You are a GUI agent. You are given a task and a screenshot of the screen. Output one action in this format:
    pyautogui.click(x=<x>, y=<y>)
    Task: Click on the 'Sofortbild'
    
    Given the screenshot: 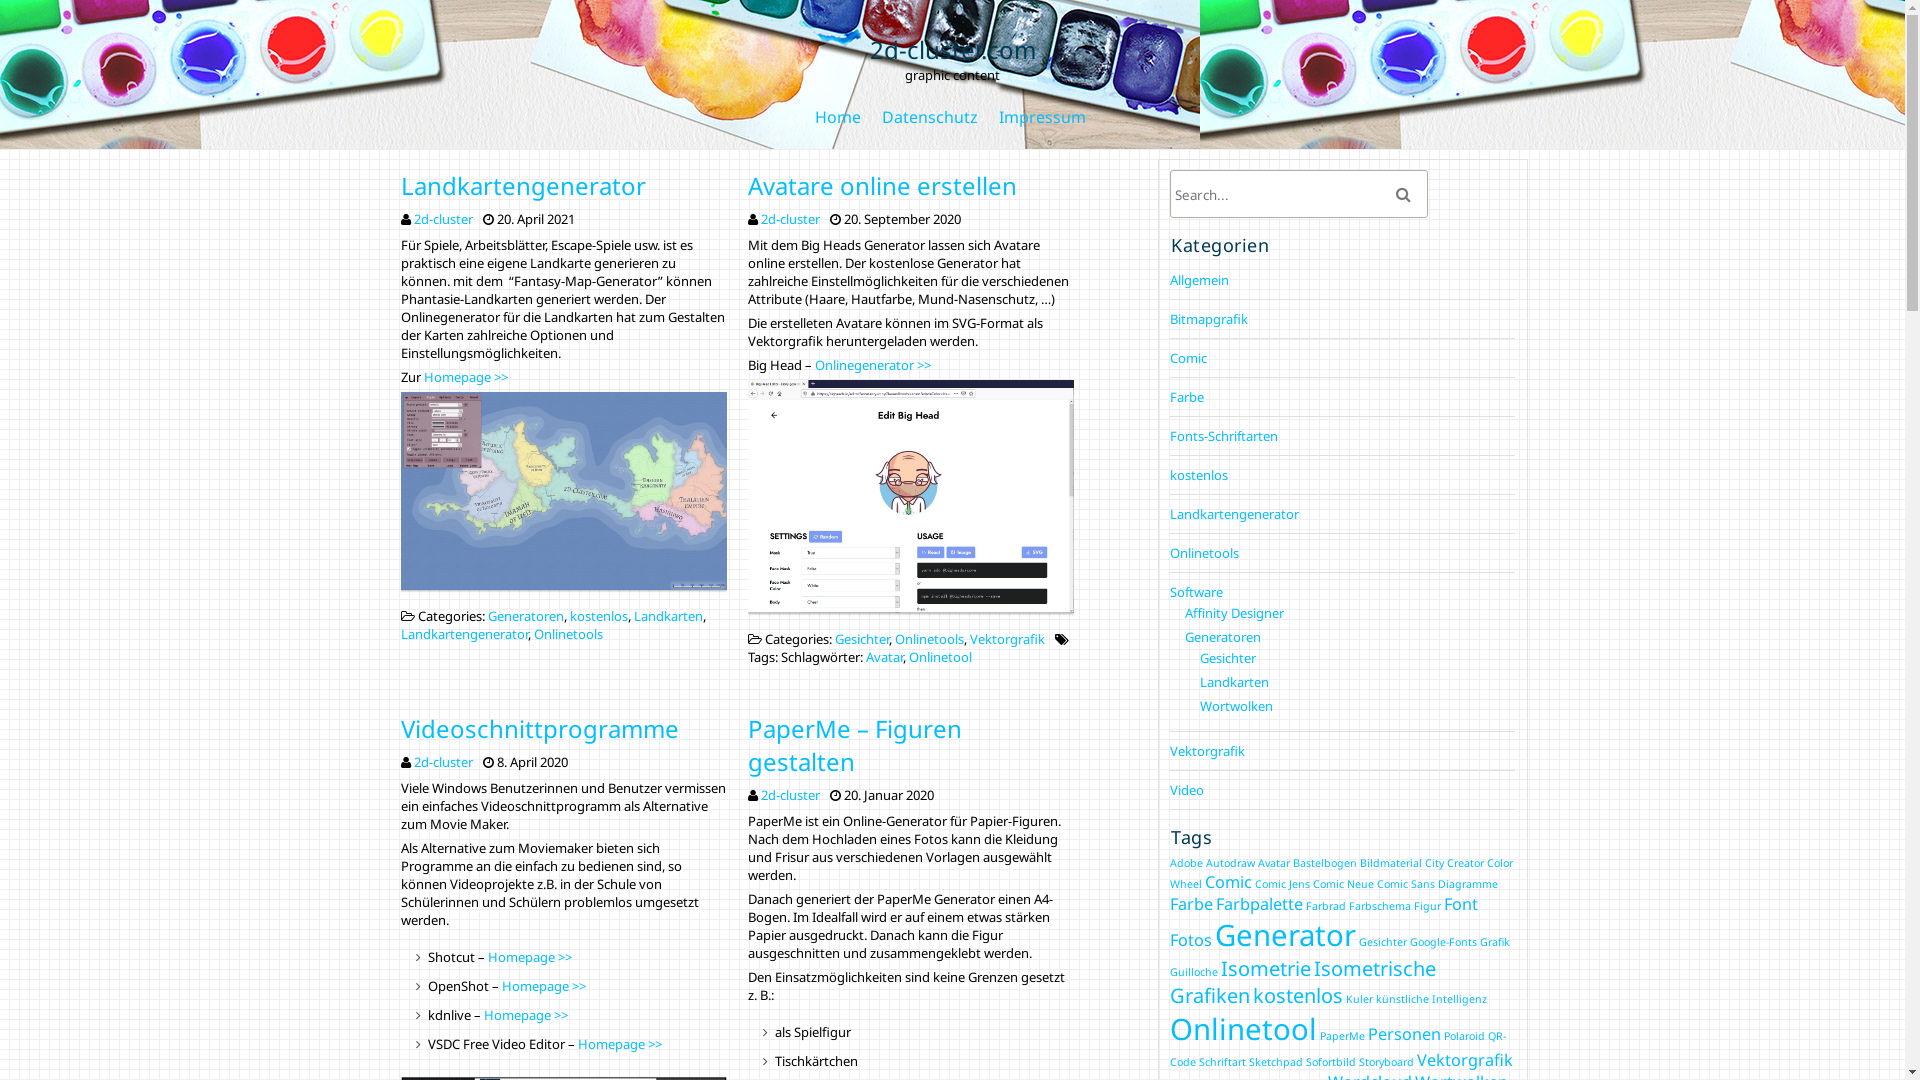 What is the action you would take?
    pyautogui.click(x=1305, y=1060)
    